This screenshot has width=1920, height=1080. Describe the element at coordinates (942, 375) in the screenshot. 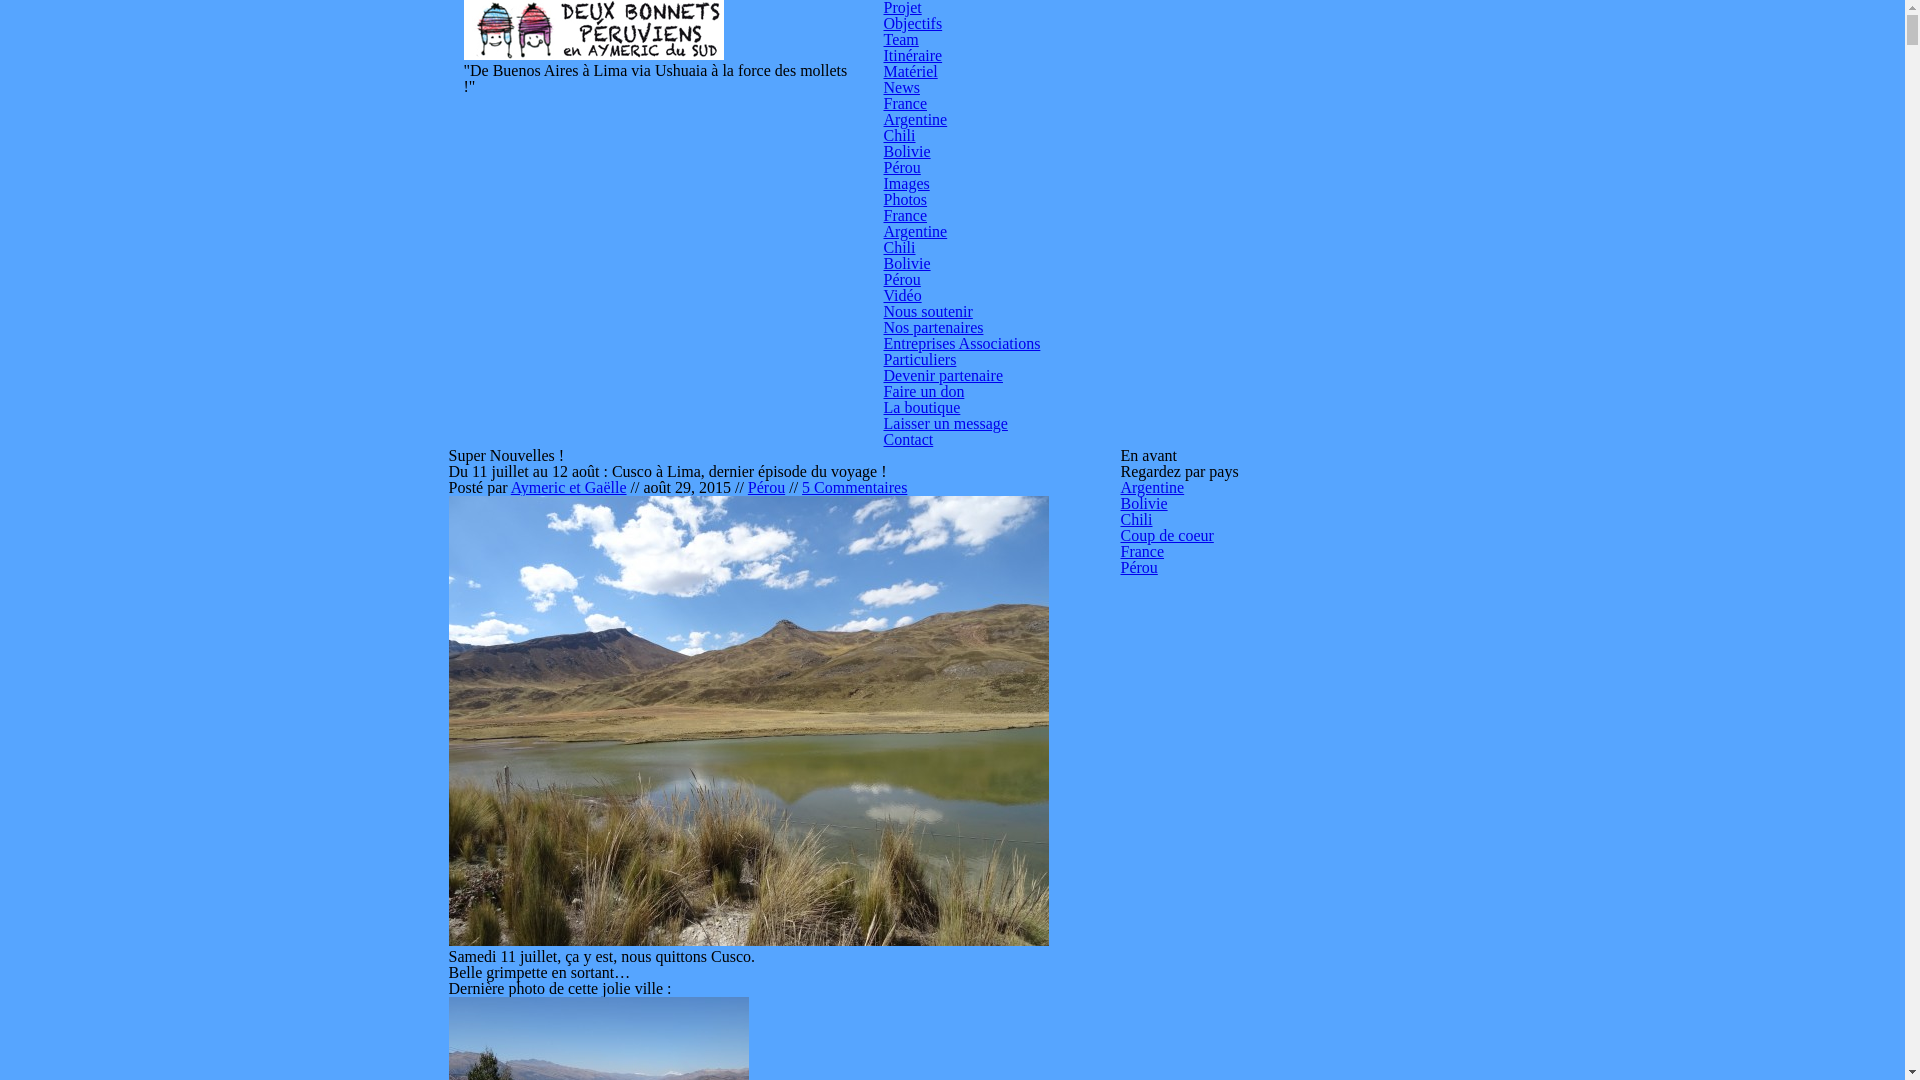

I see `'Devenir partenaire'` at that location.